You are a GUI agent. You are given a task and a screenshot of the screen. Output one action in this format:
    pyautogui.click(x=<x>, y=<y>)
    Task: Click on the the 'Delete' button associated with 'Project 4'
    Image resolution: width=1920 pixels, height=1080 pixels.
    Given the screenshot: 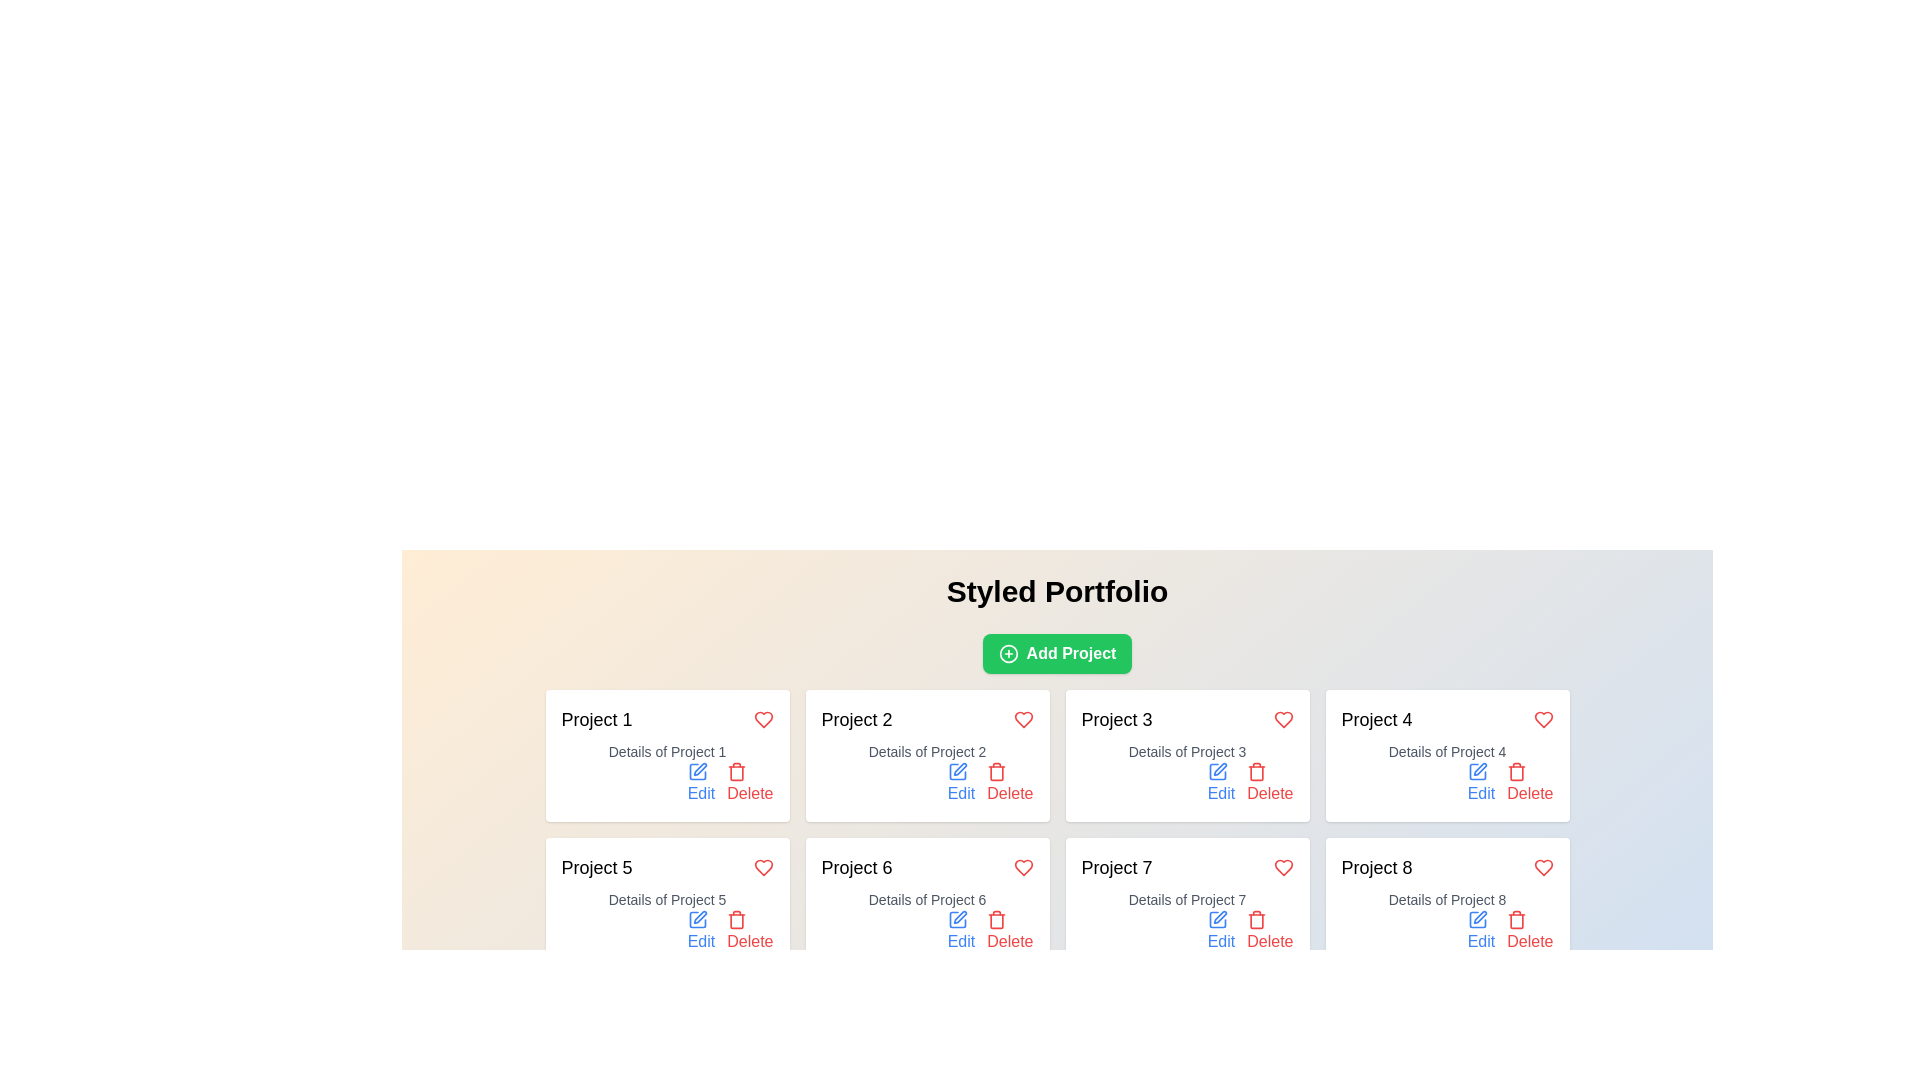 What is the action you would take?
    pyautogui.click(x=1517, y=772)
    